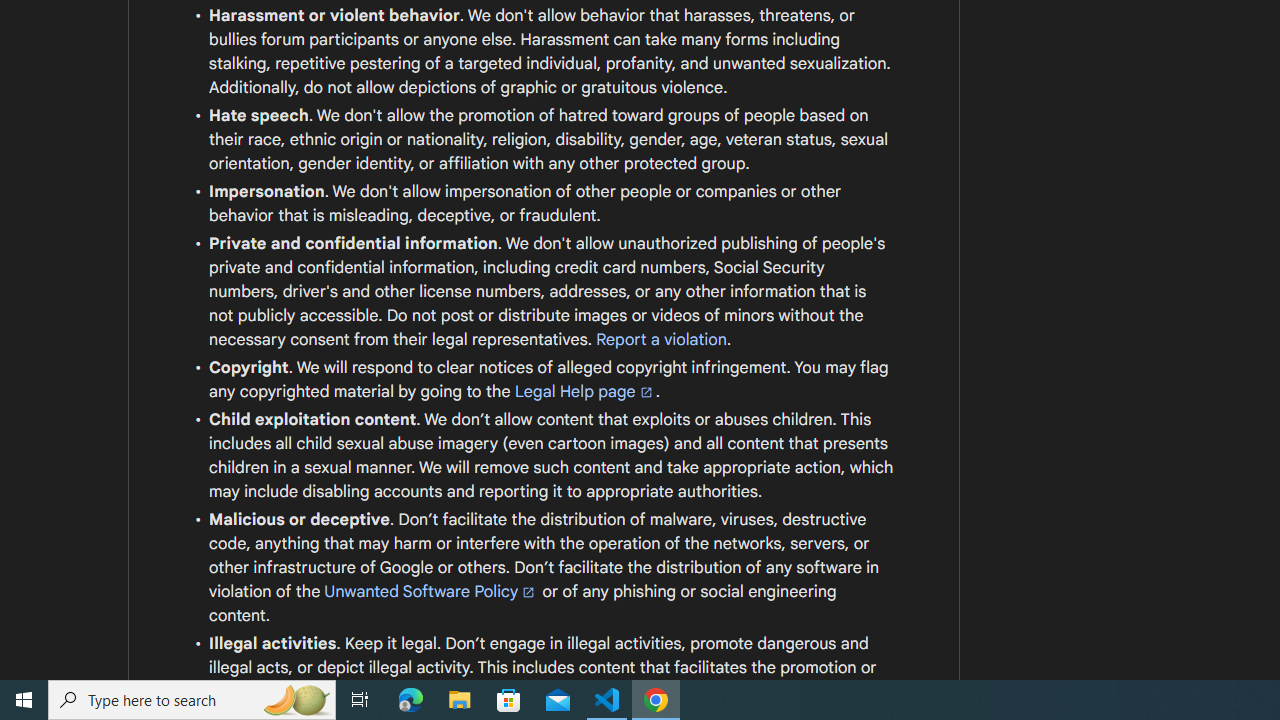  I want to click on 'Report a violation', so click(661, 338).